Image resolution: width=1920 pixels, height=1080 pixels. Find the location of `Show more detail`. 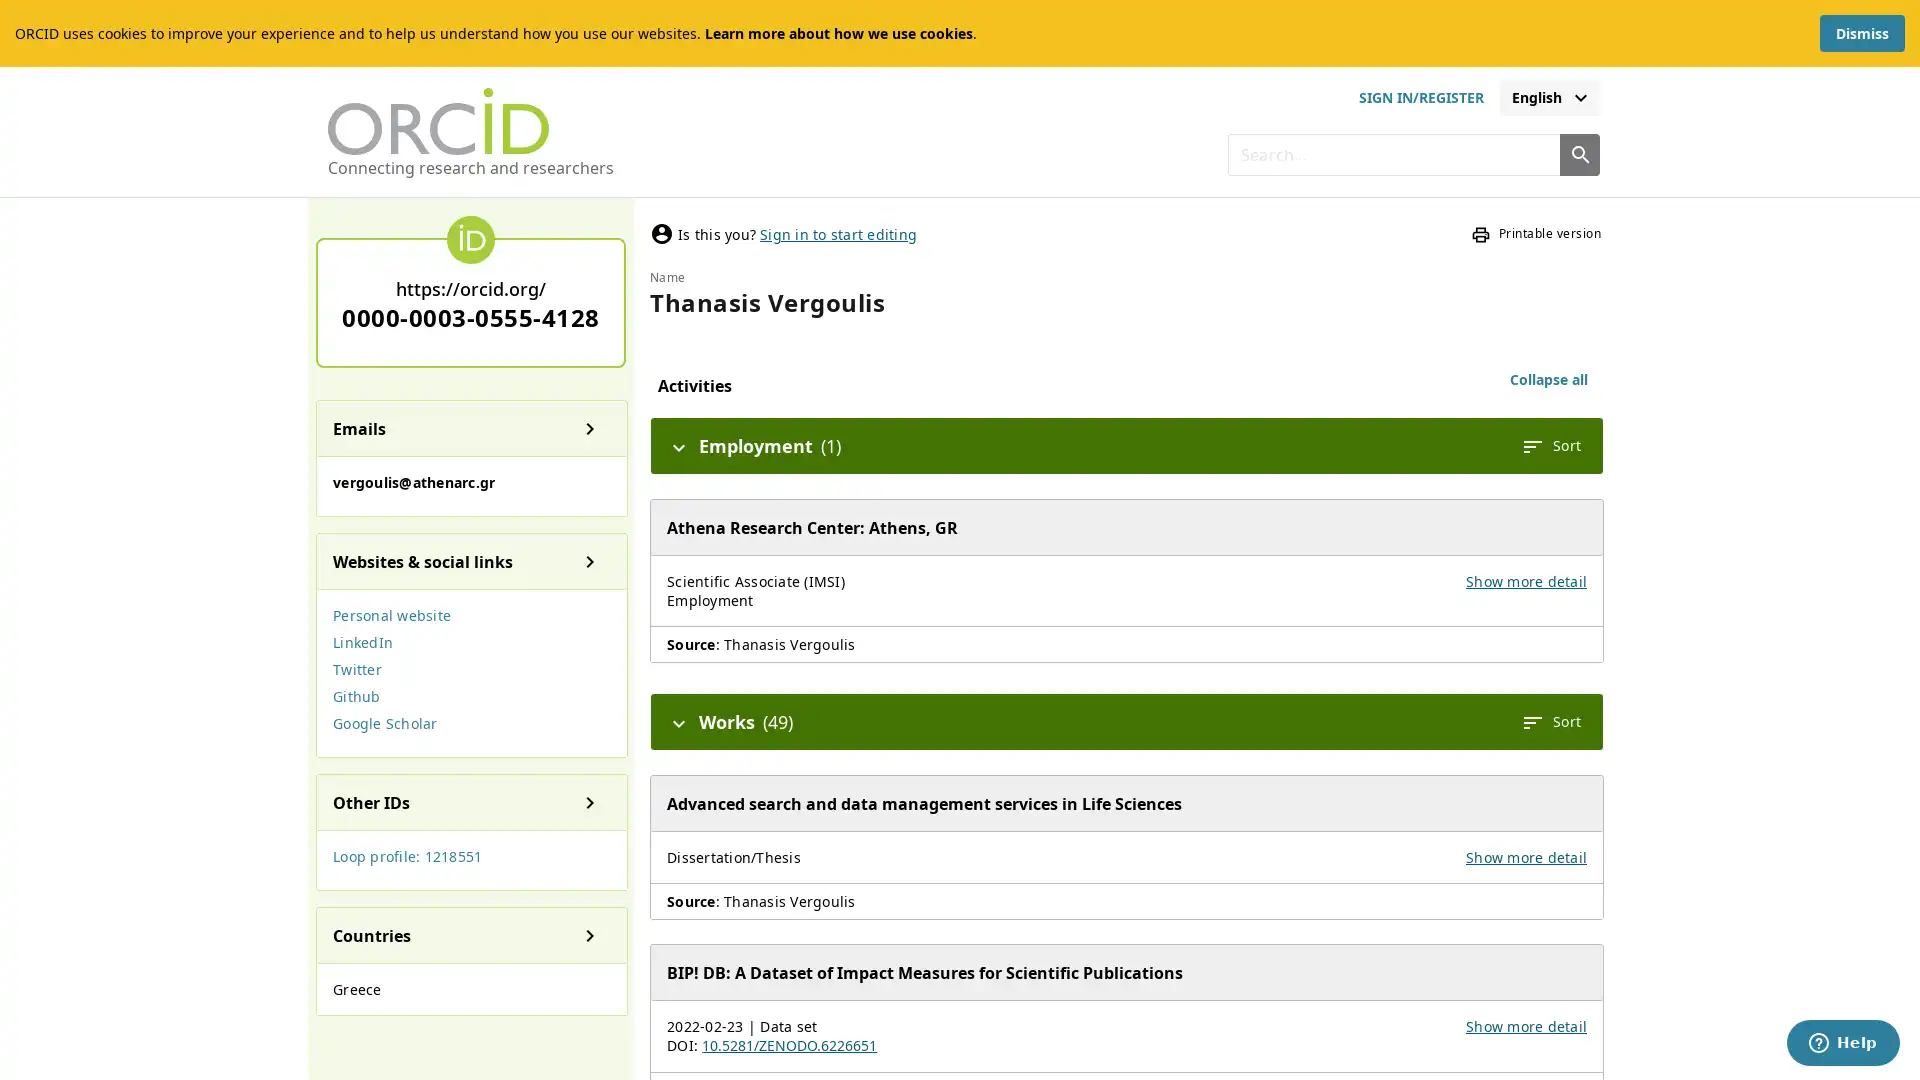

Show more detail is located at coordinates (1525, 581).